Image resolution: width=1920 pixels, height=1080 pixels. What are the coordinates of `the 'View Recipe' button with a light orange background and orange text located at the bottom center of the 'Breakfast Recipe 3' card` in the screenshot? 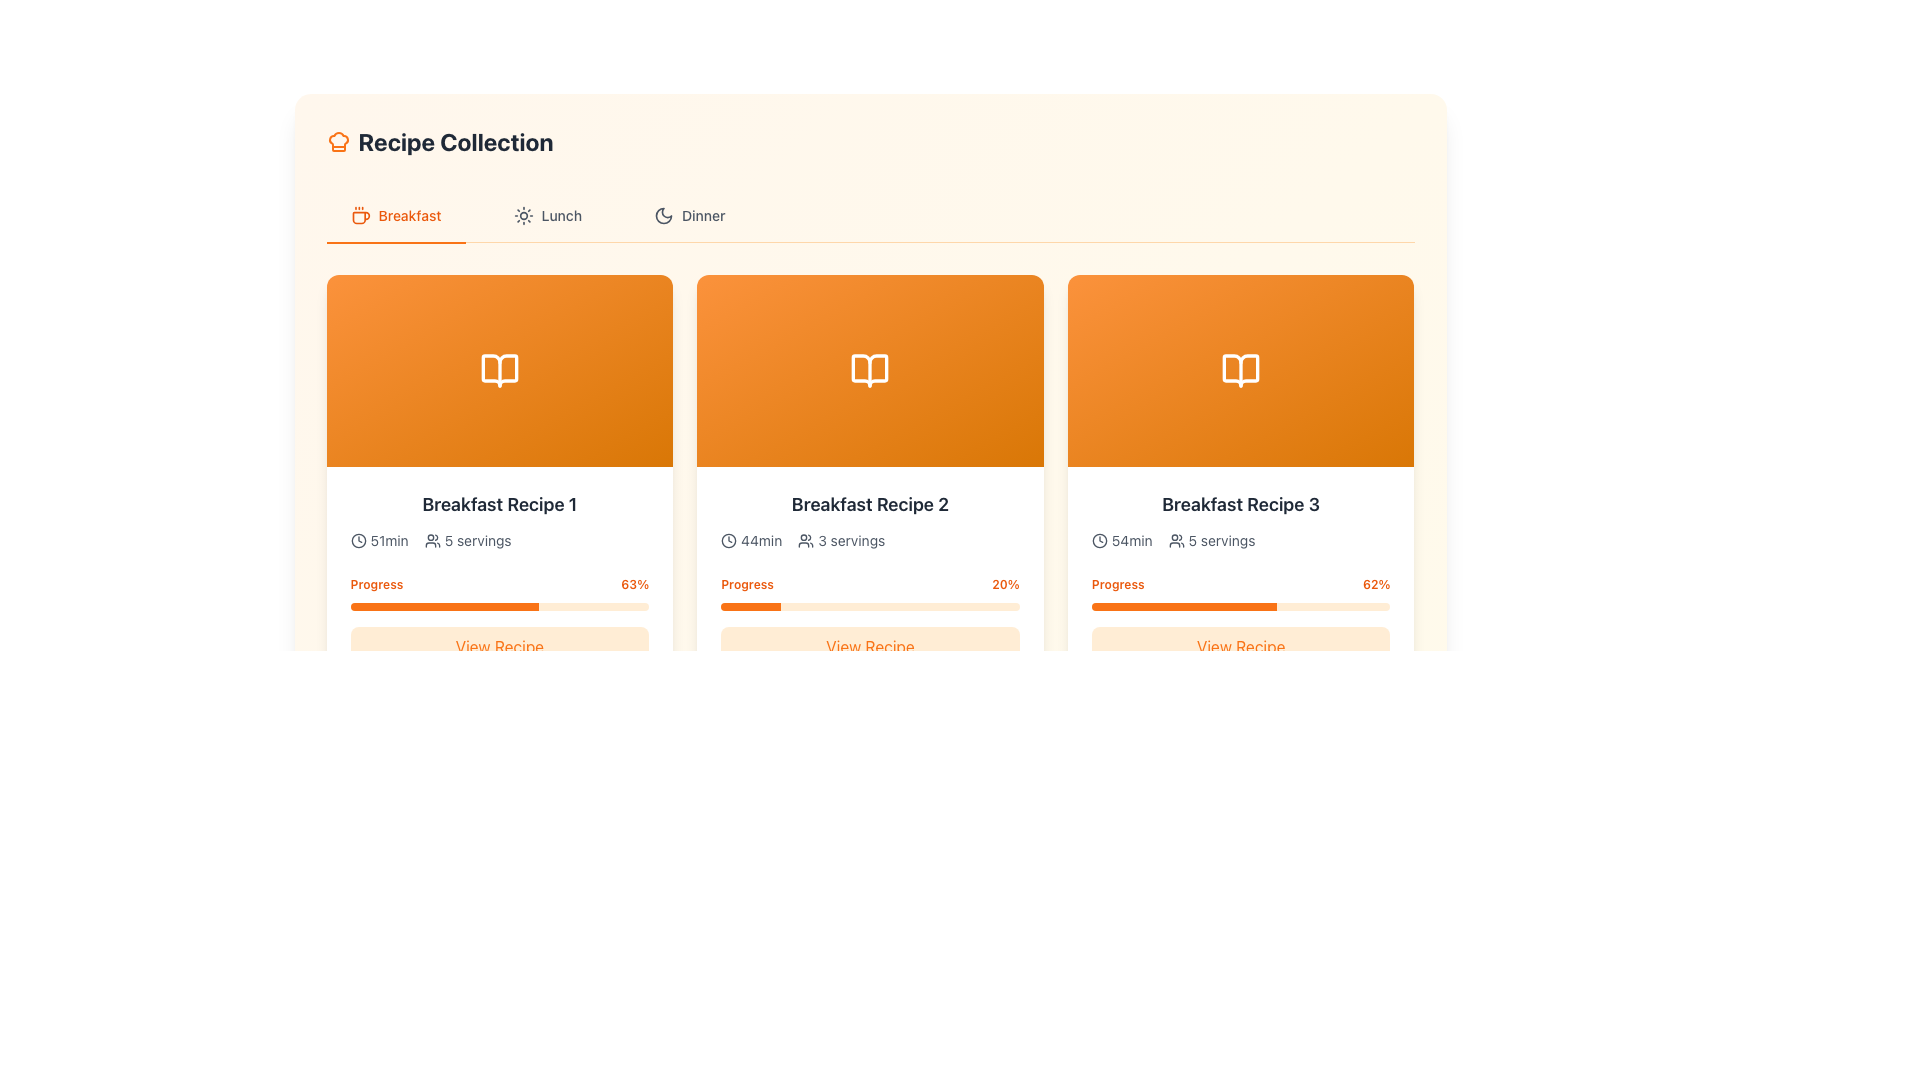 It's located at (1240, 647).